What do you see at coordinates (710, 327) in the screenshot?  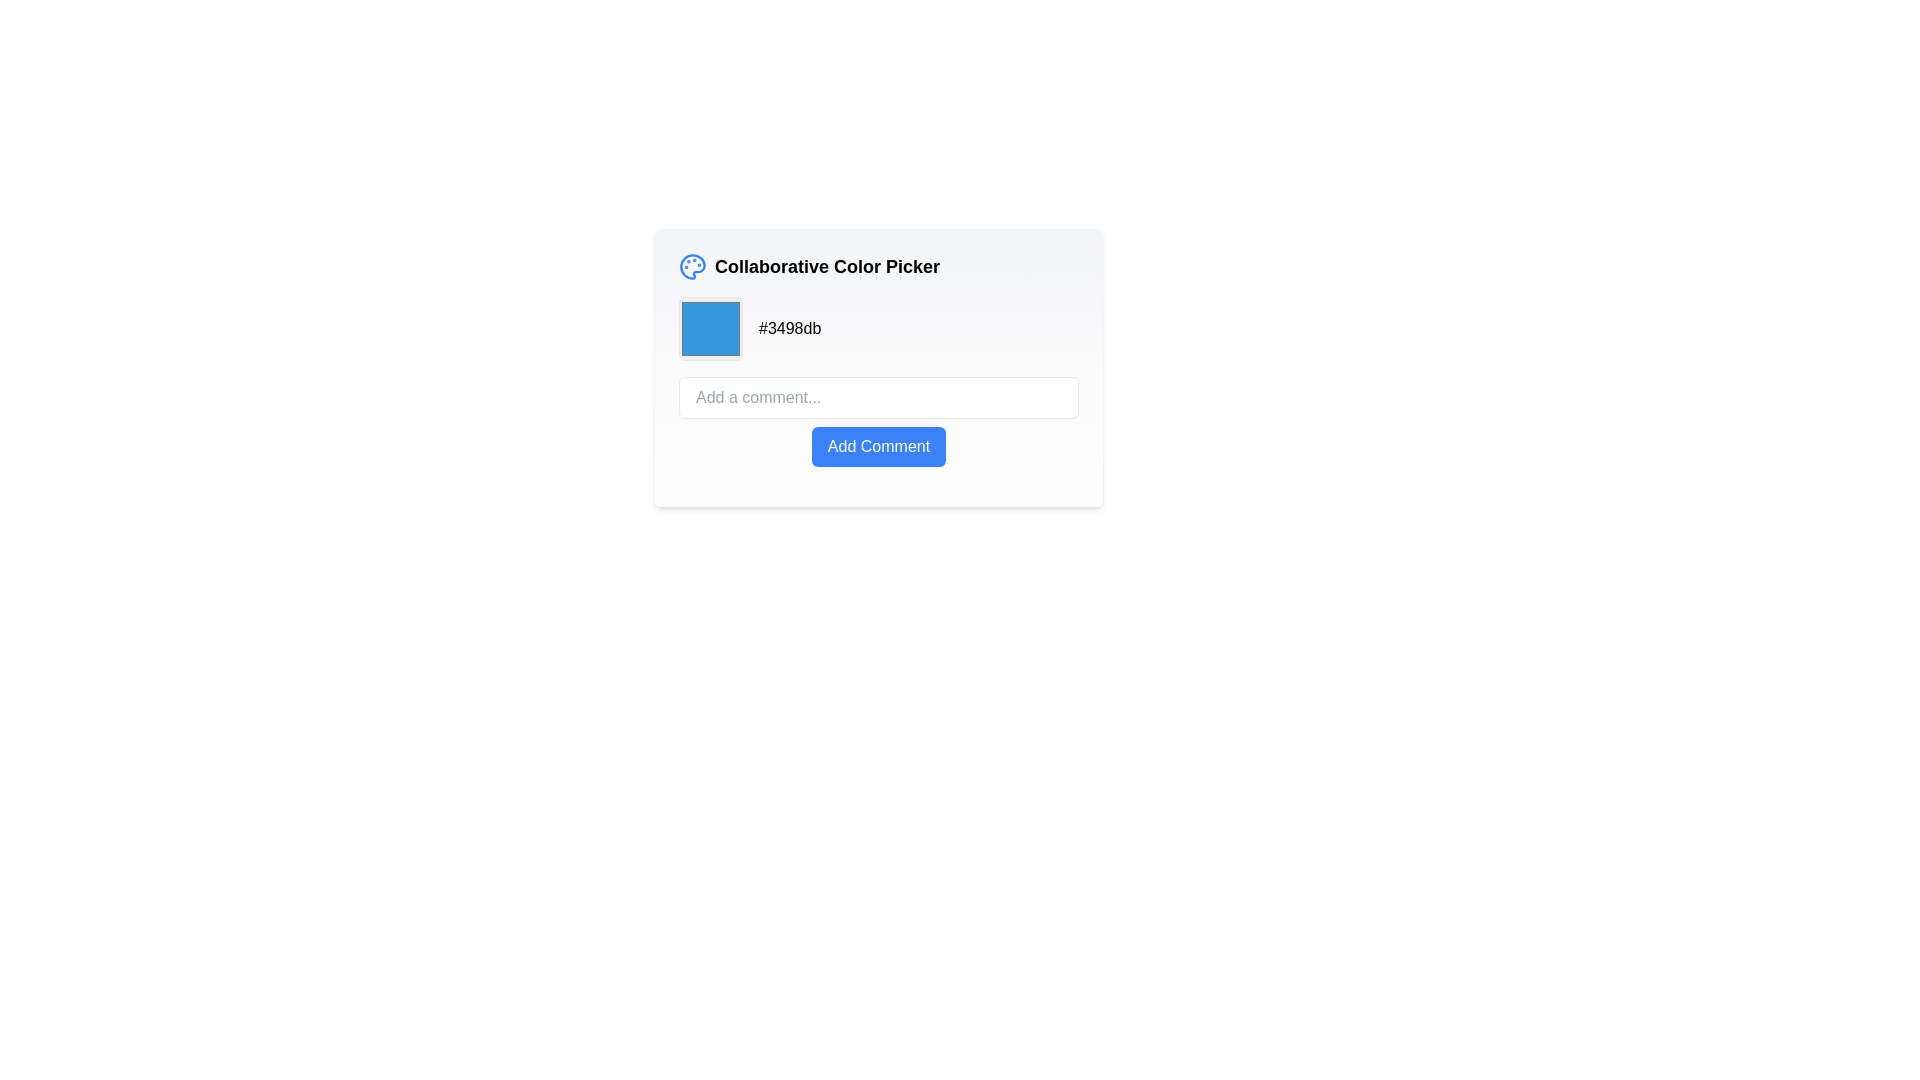 I see `the color swatch displaying the color '#3498db'` at bounding box center [710, 327].